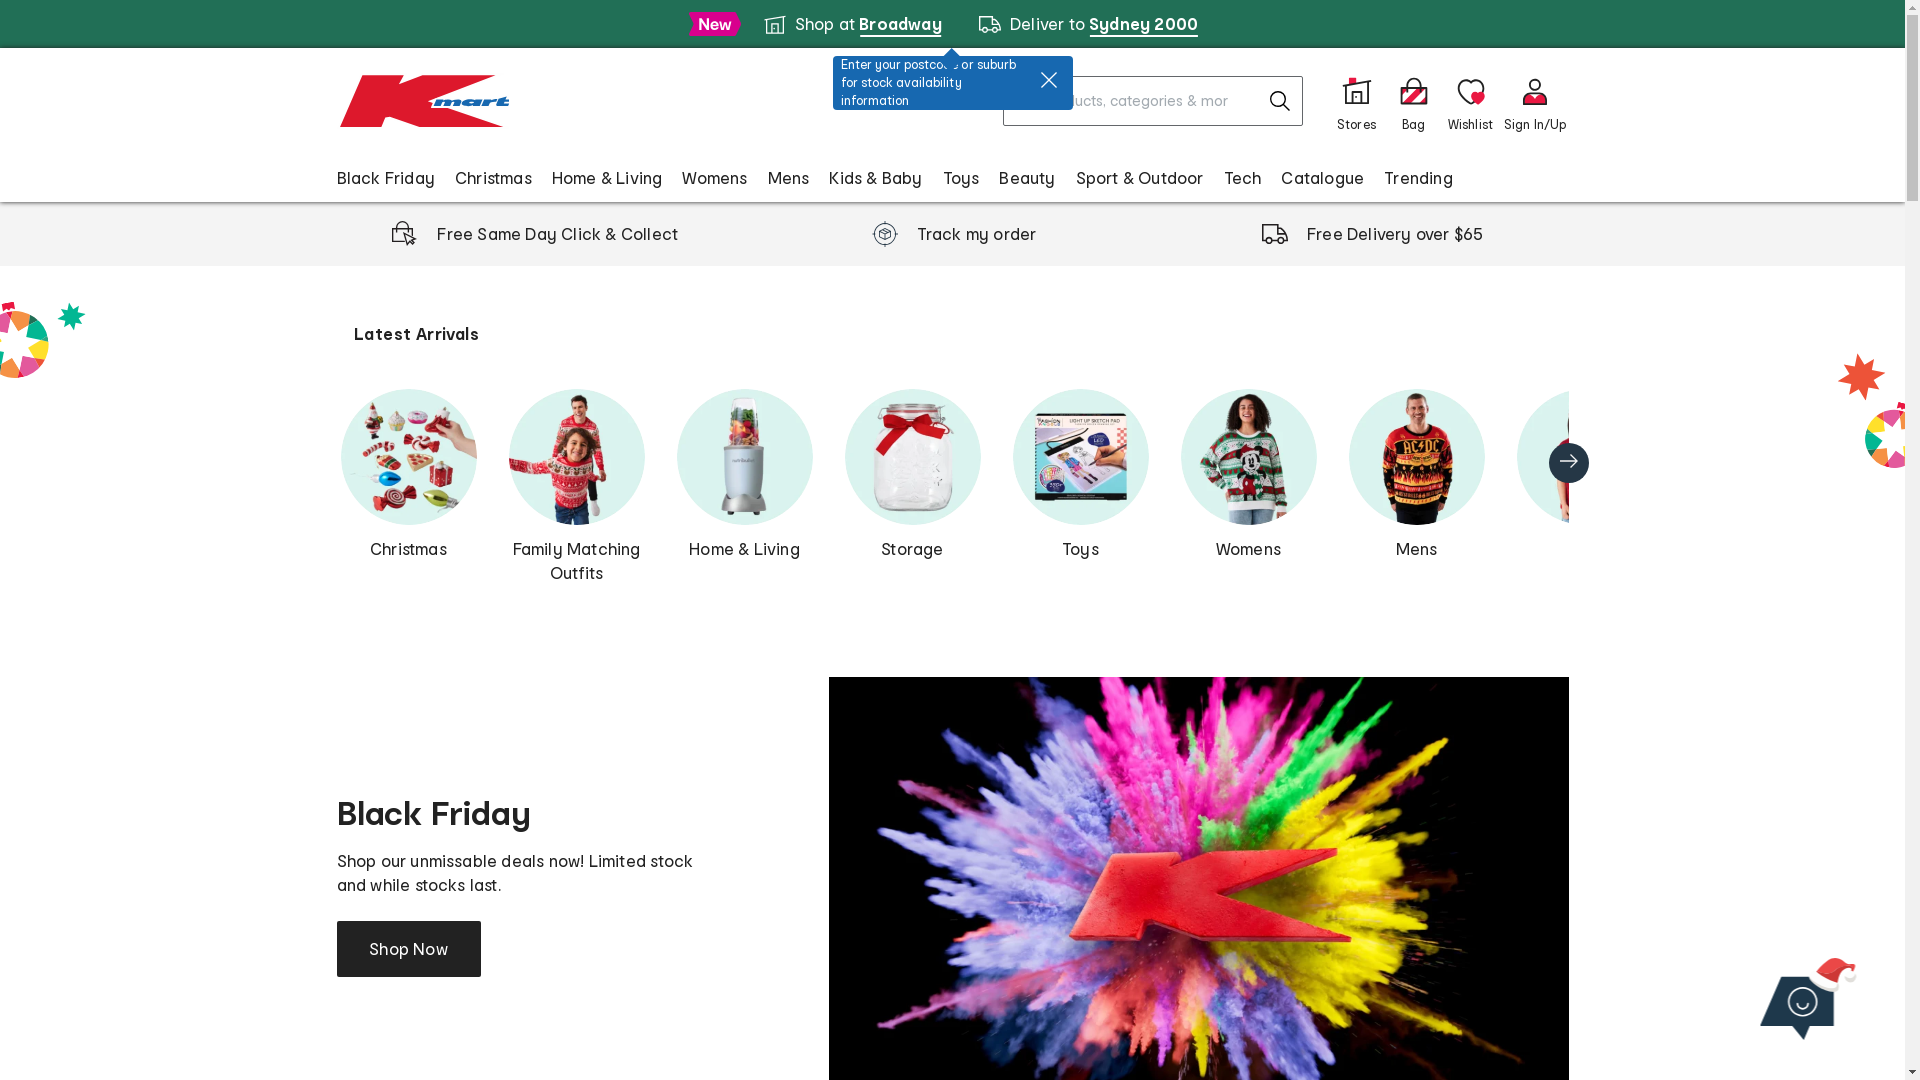  I want to click on 'Womens', so click(714, 176).